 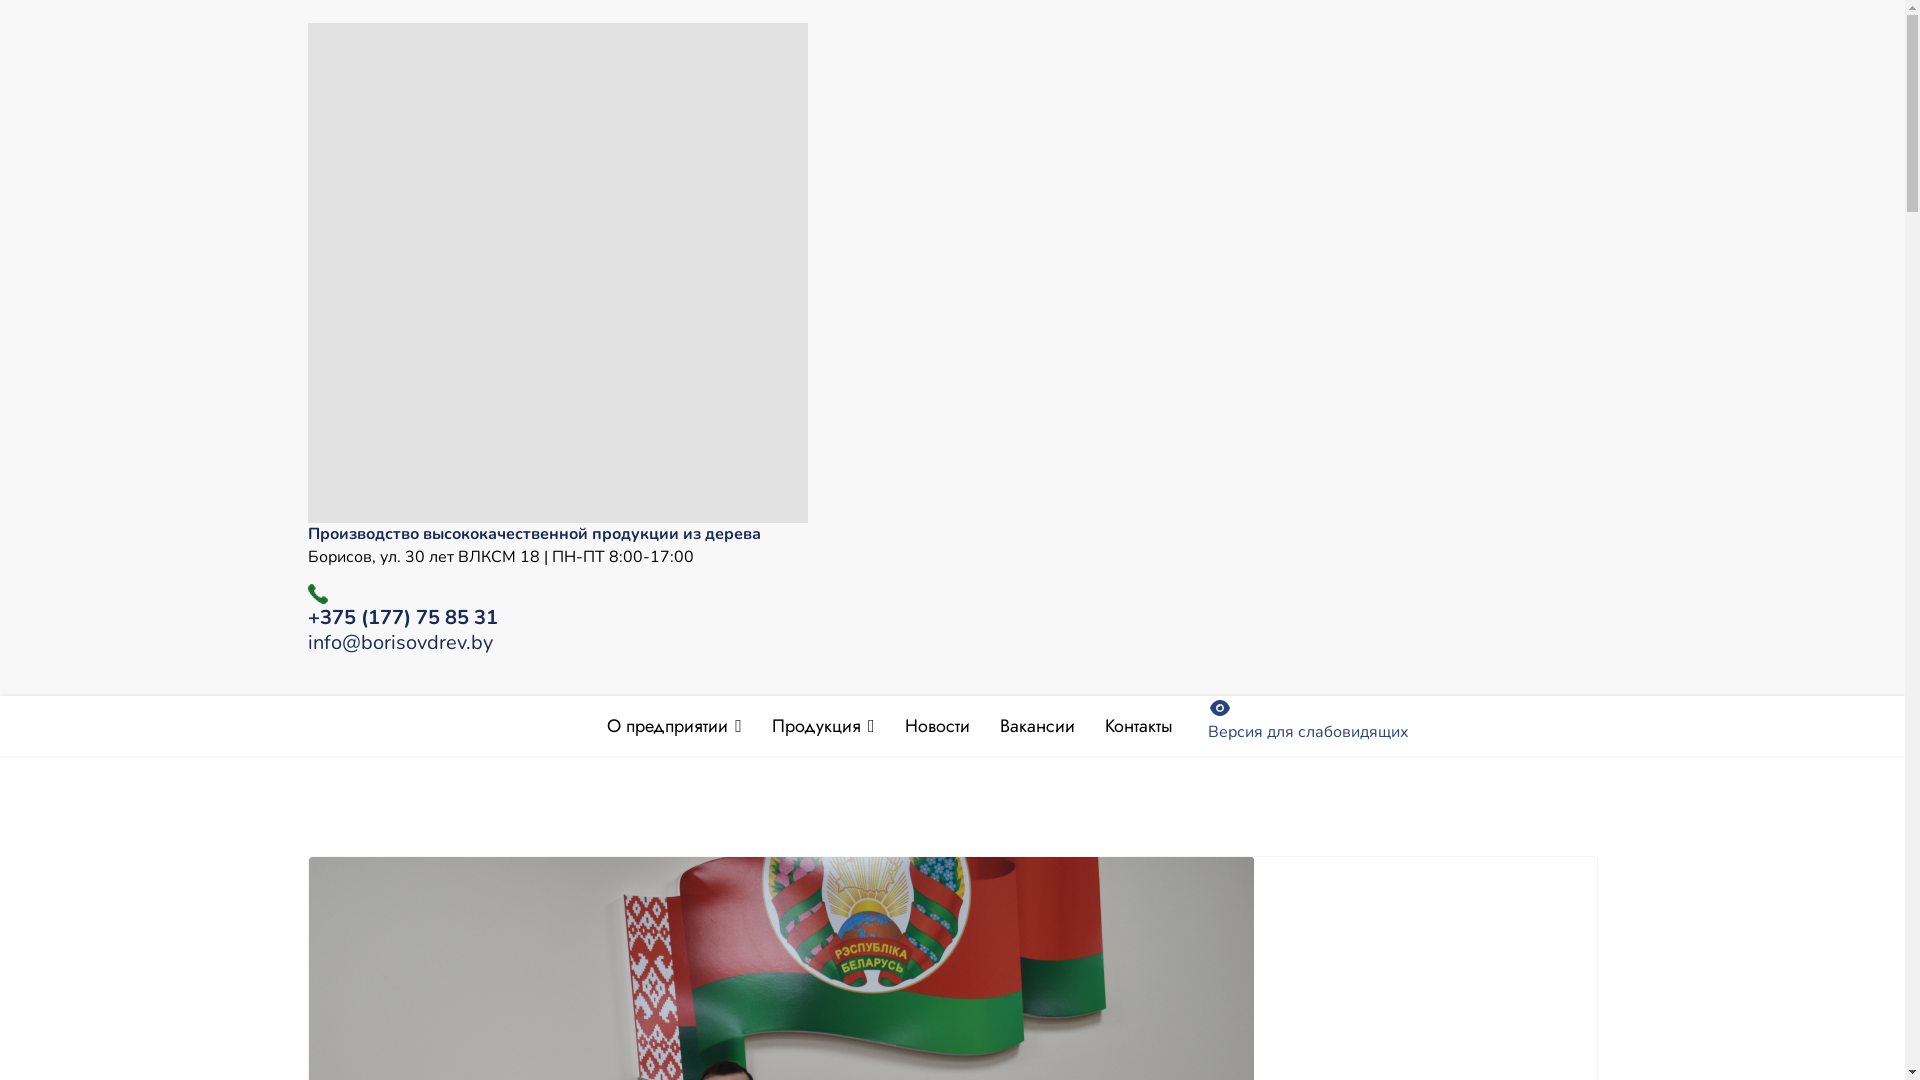 I want to click on '+375 (177) 75 85 31', so click(x=402, y=616).